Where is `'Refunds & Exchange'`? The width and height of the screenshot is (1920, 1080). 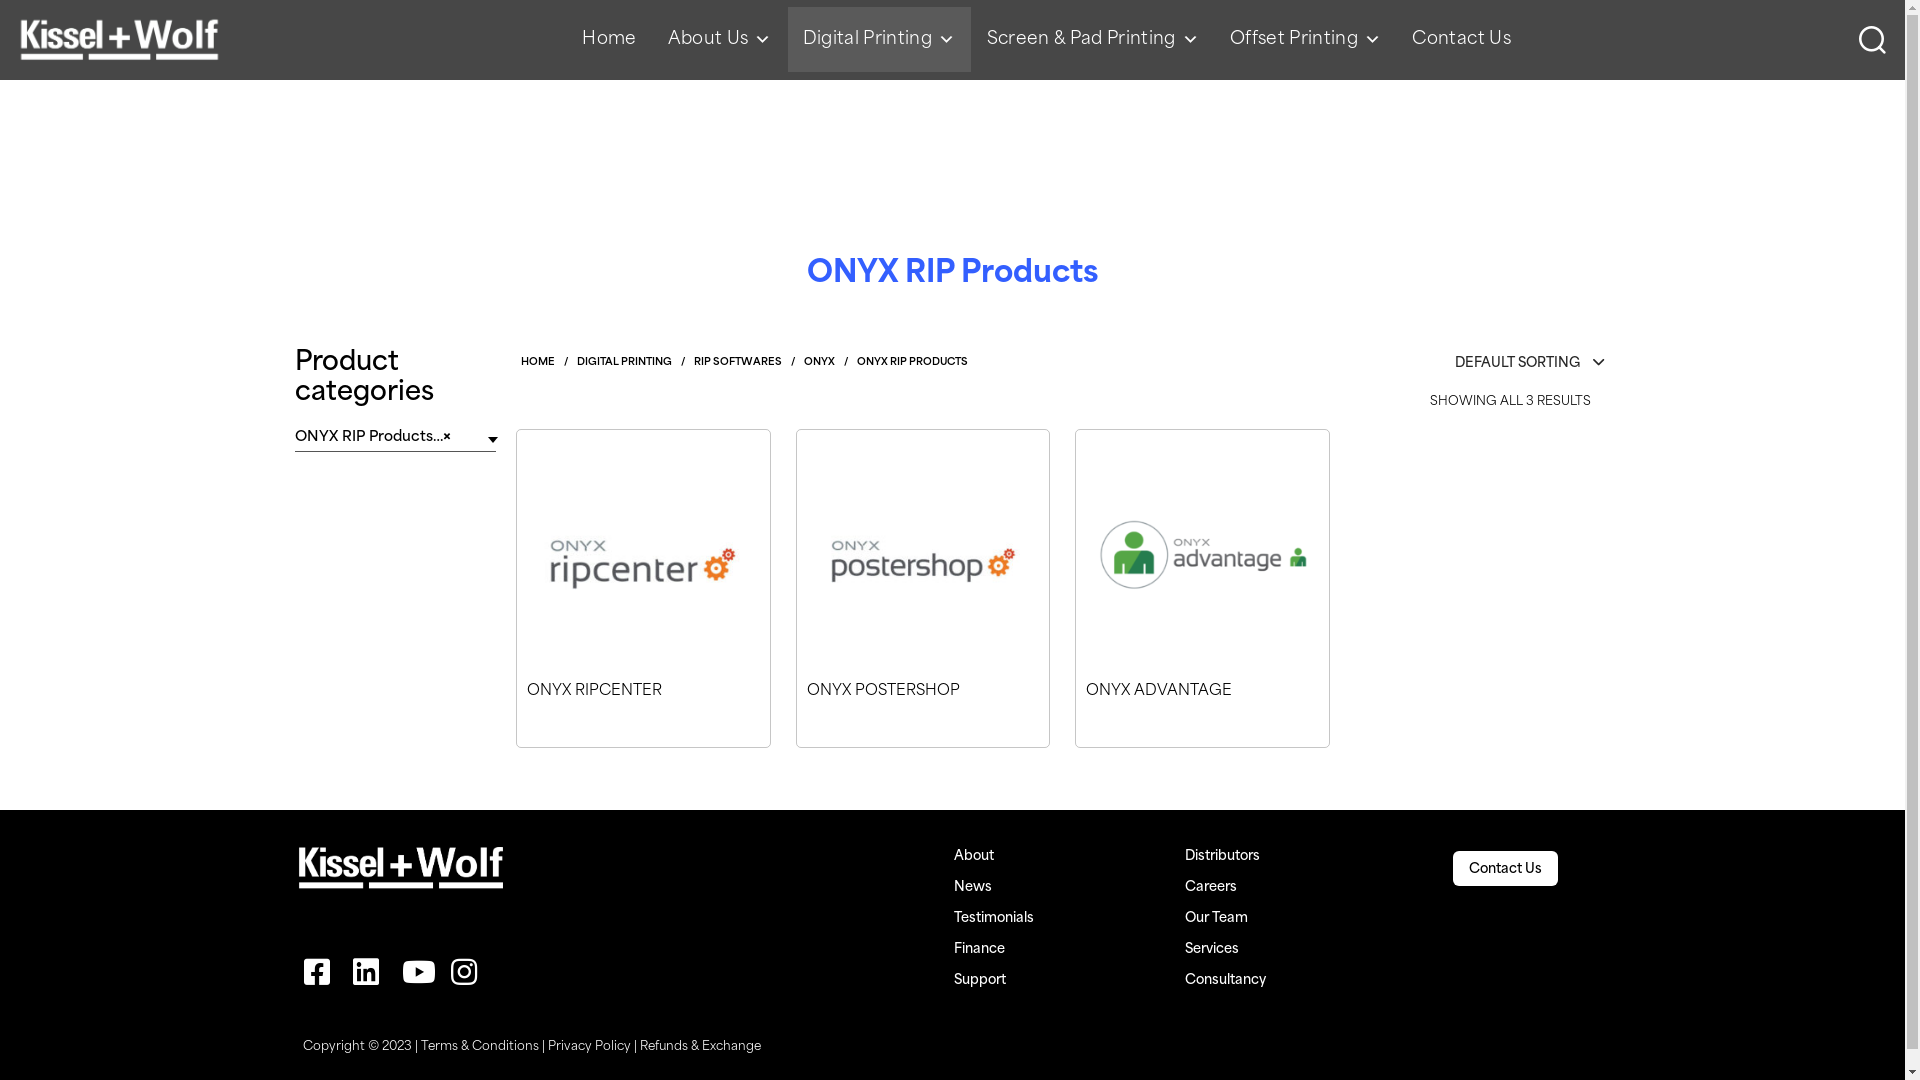
'Refunds & Exchange' is located at coordinates (700, 1046).